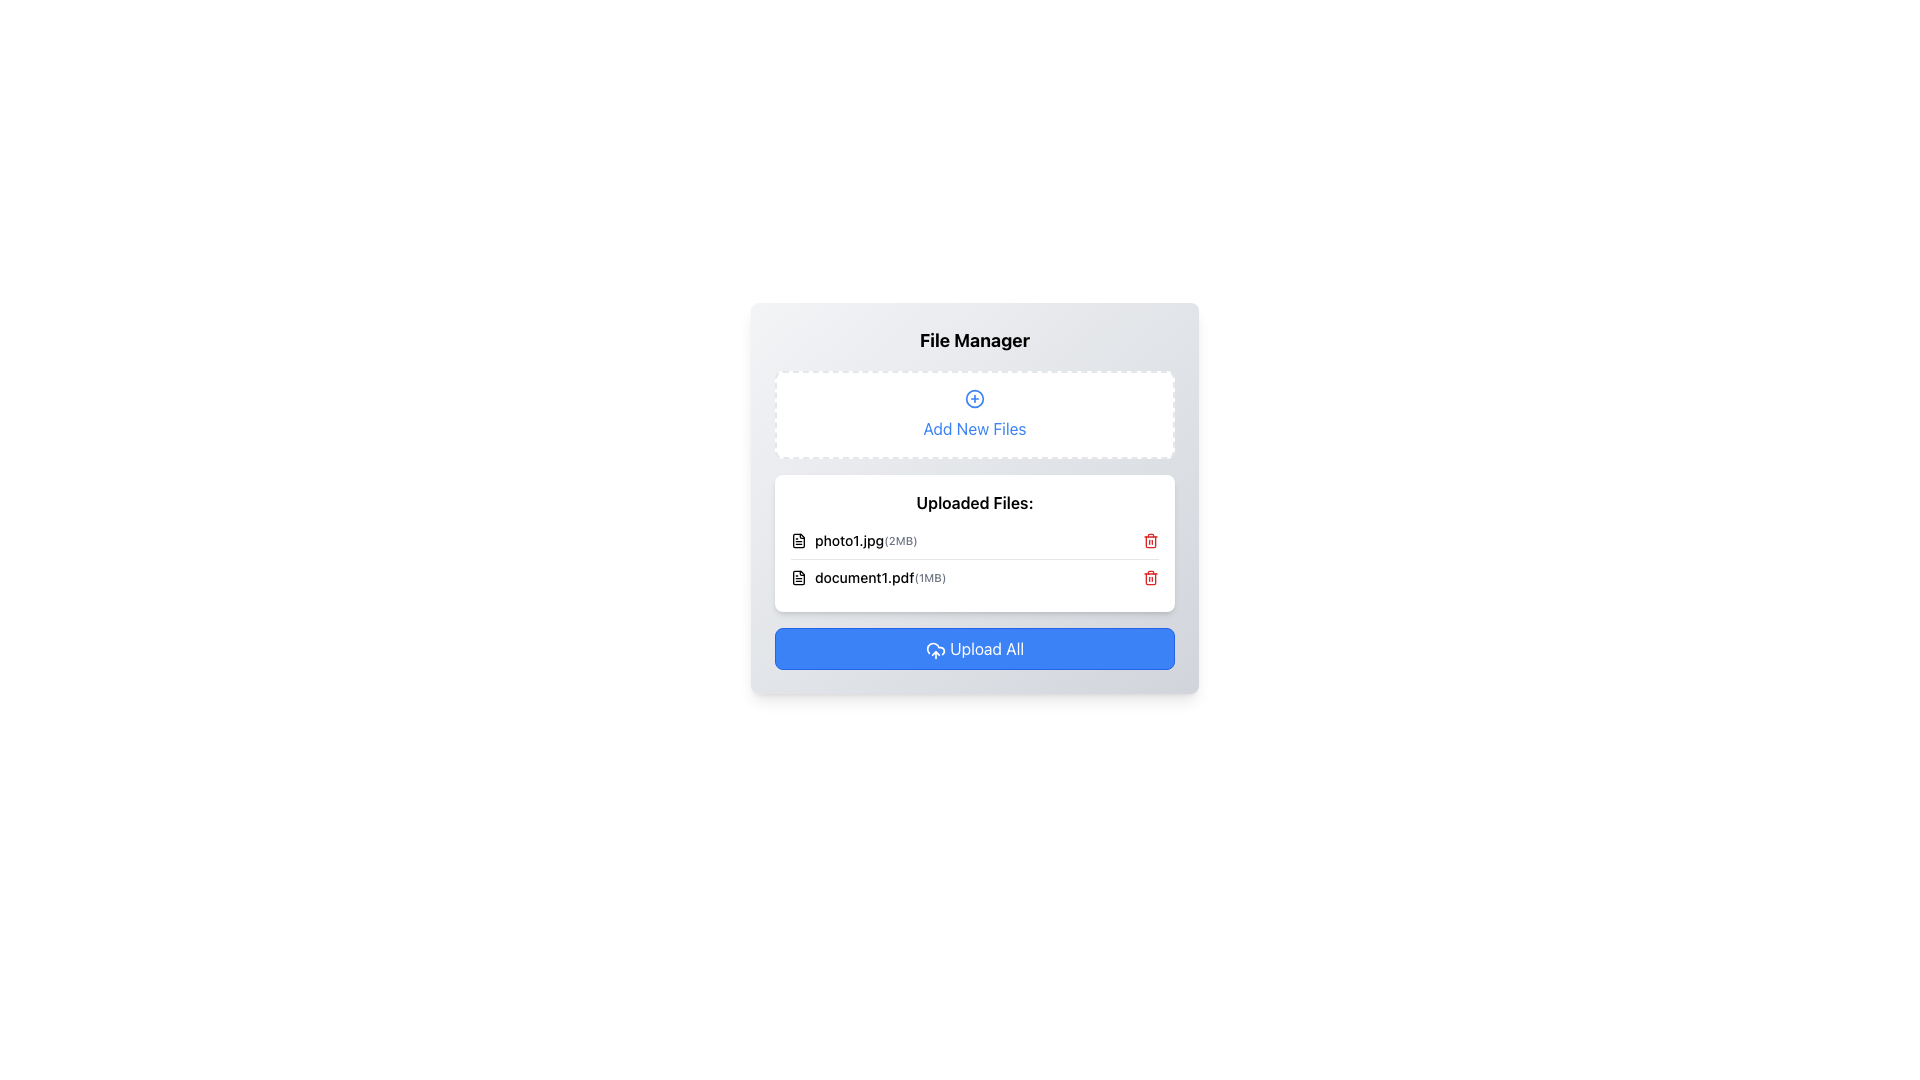 The height and width of the screenshot is (1080, 1920). I want to click on the bold text label reading 'Uploaded Files:' located at the top of the content card that lists uploaded files, so click(974, 501).